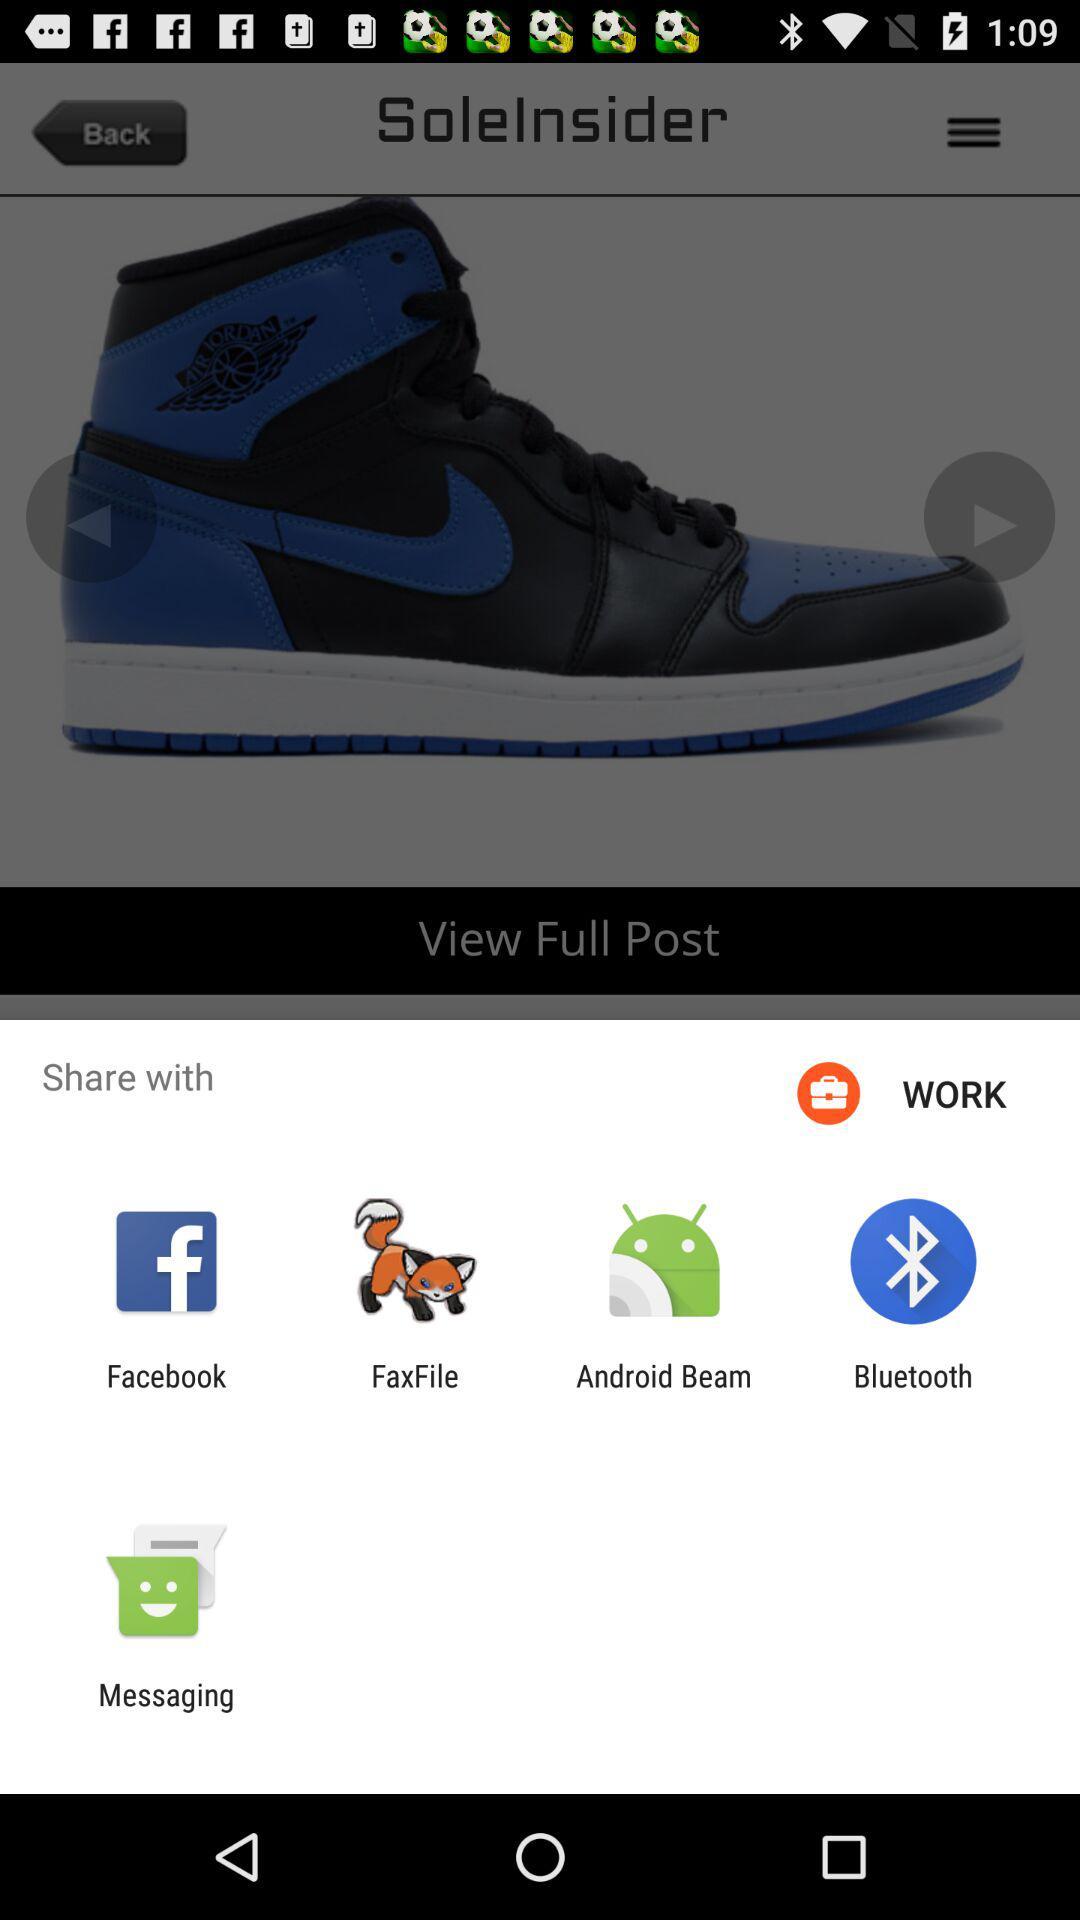 The image size is (1080, 1920). What do you see at coordinates (664, 1392) in the screenshot?
I see `the android beam` at bounding box center [664, 1392].